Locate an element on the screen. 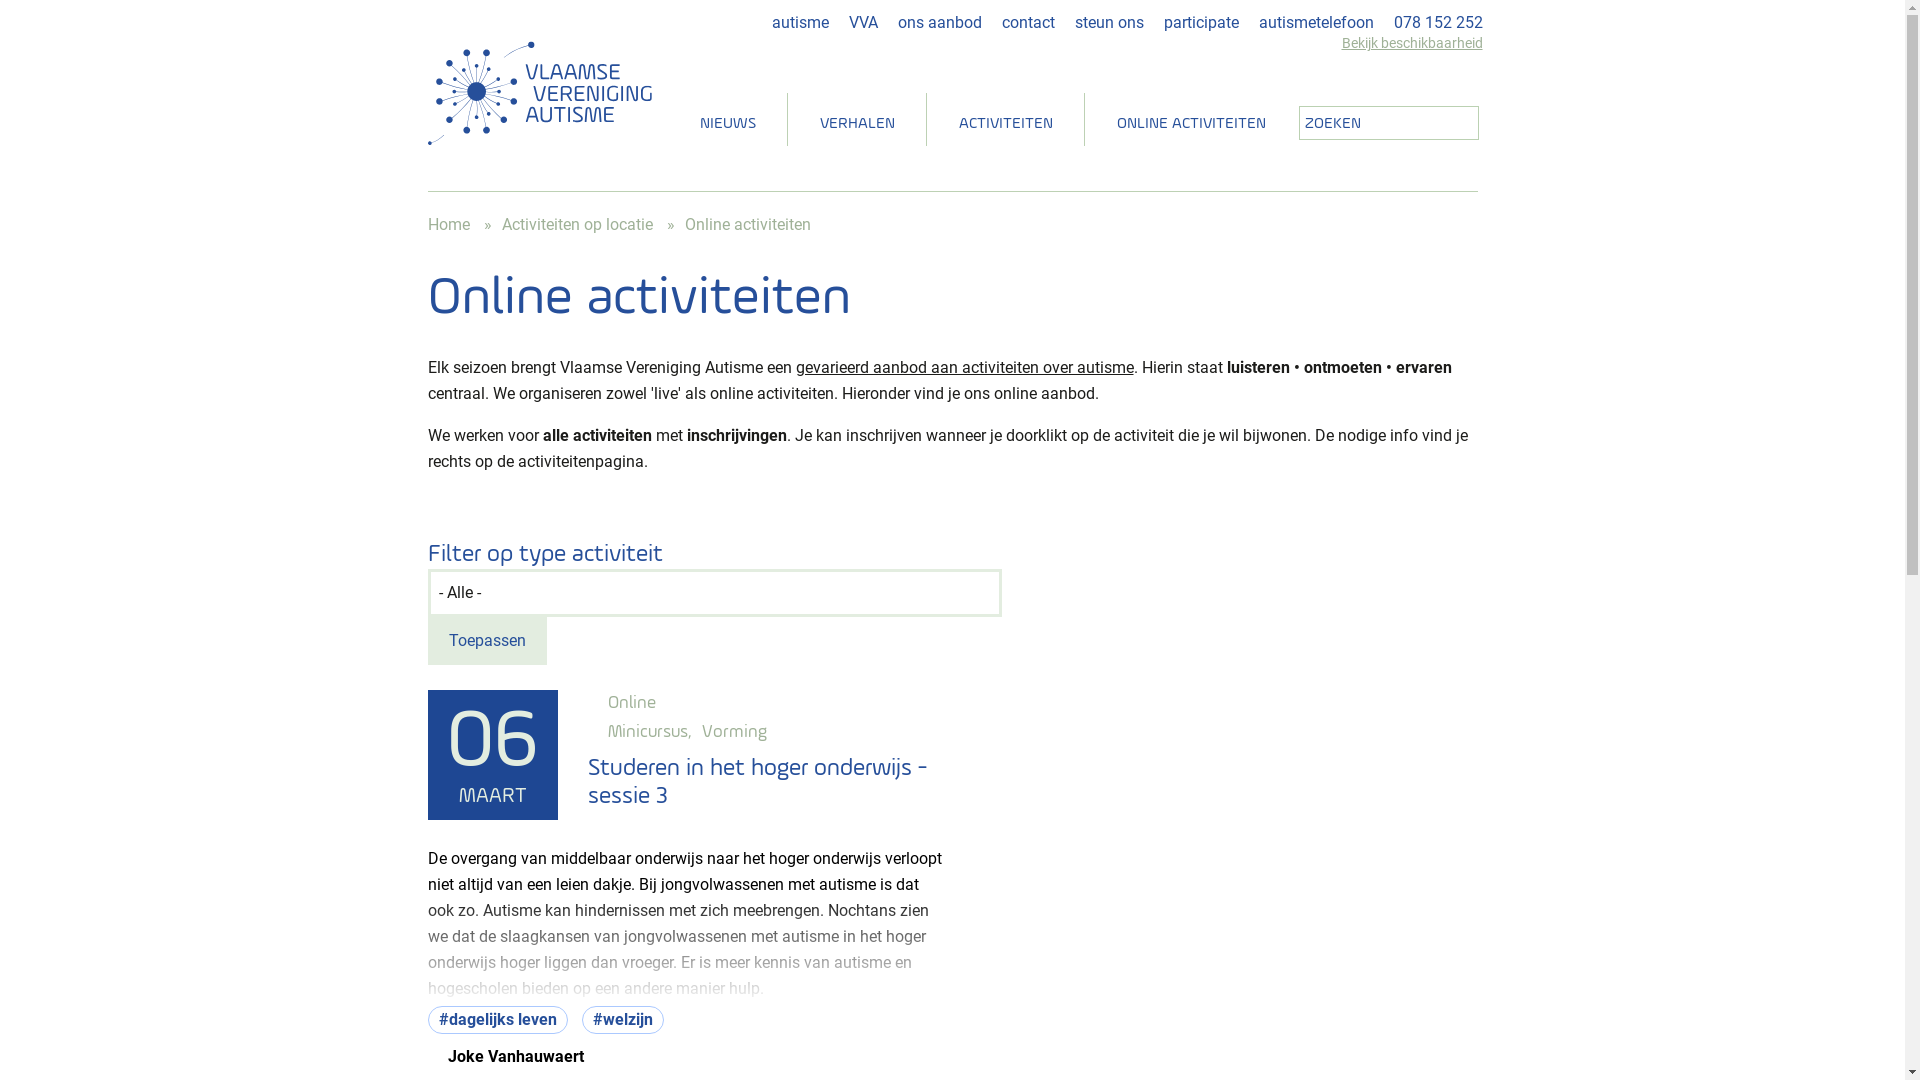 The height and width of the screenshot is (1080, 1920). 'ONLINE ACTIVITEITEN' is located at coordinates (1190, 123).